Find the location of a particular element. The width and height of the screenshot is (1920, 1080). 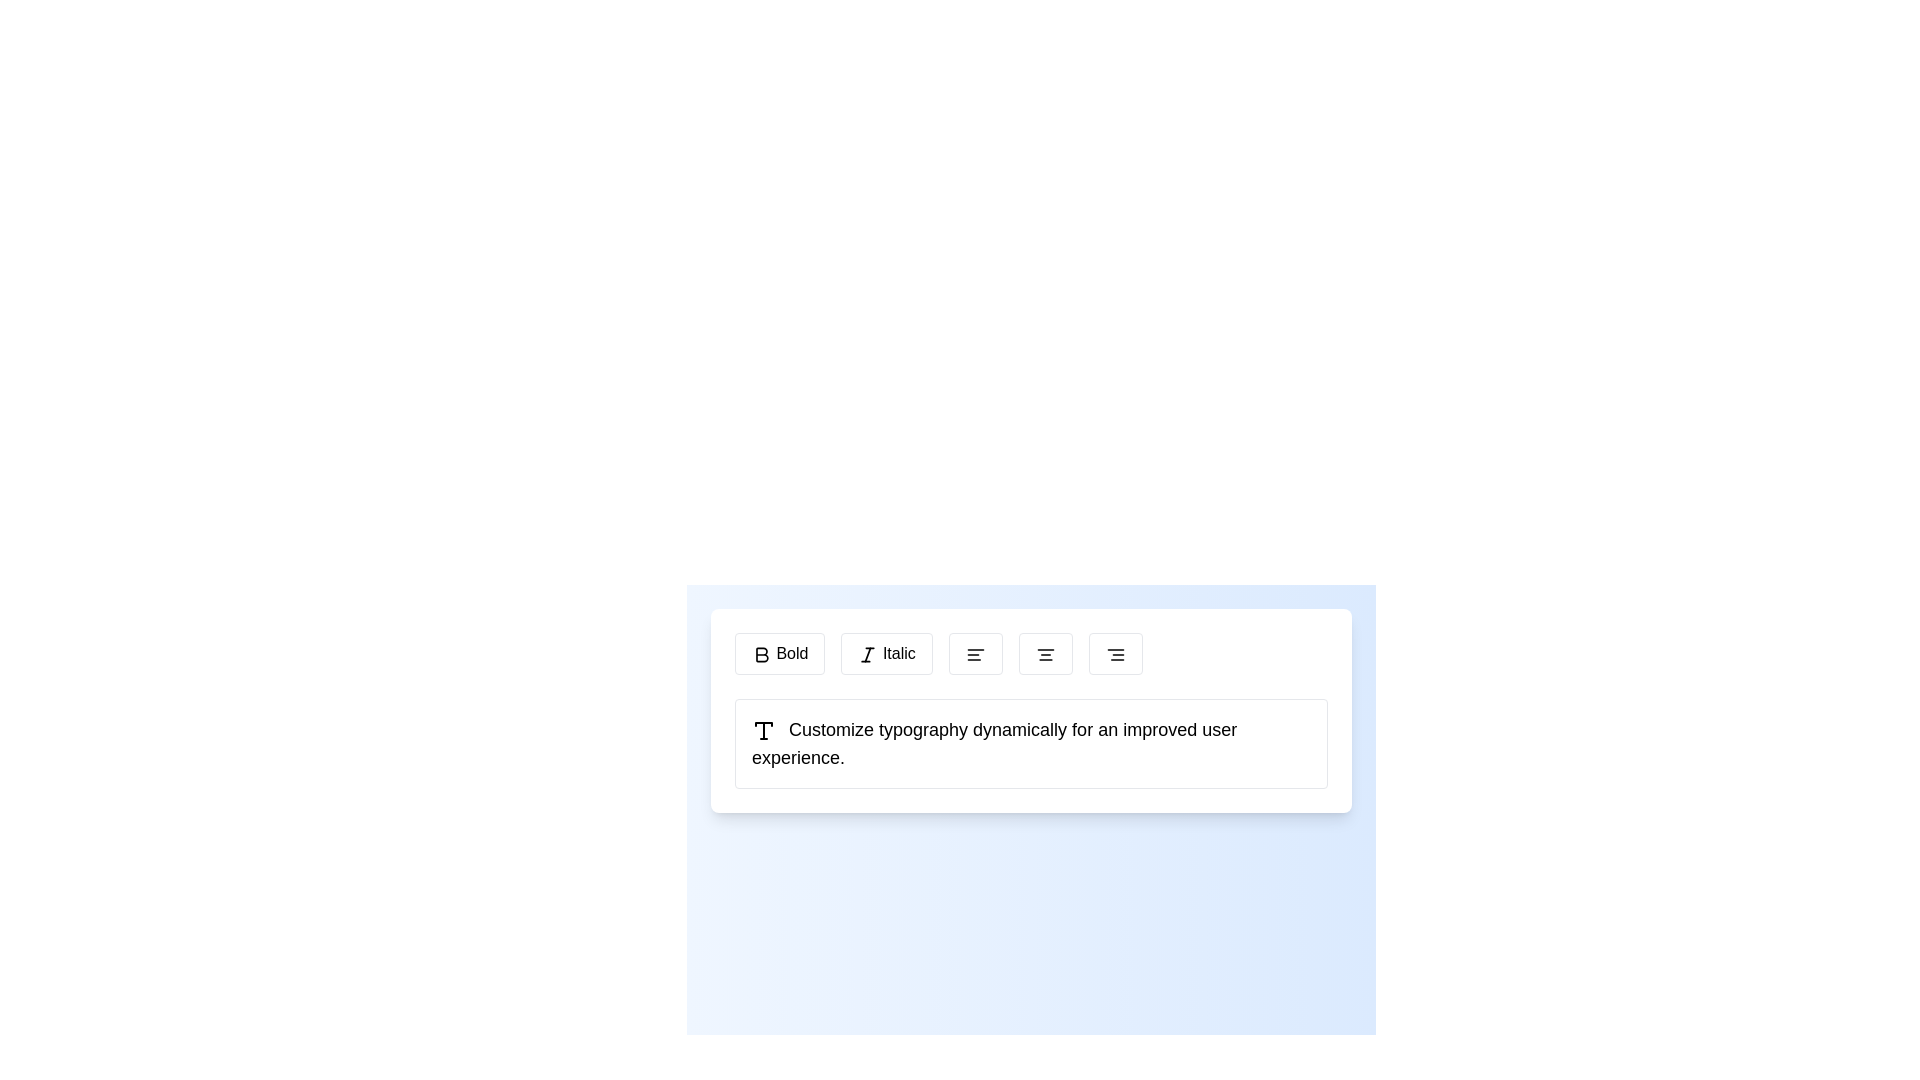

the fourth button from the left in the toolbar is located at coordinates (1044, 654).